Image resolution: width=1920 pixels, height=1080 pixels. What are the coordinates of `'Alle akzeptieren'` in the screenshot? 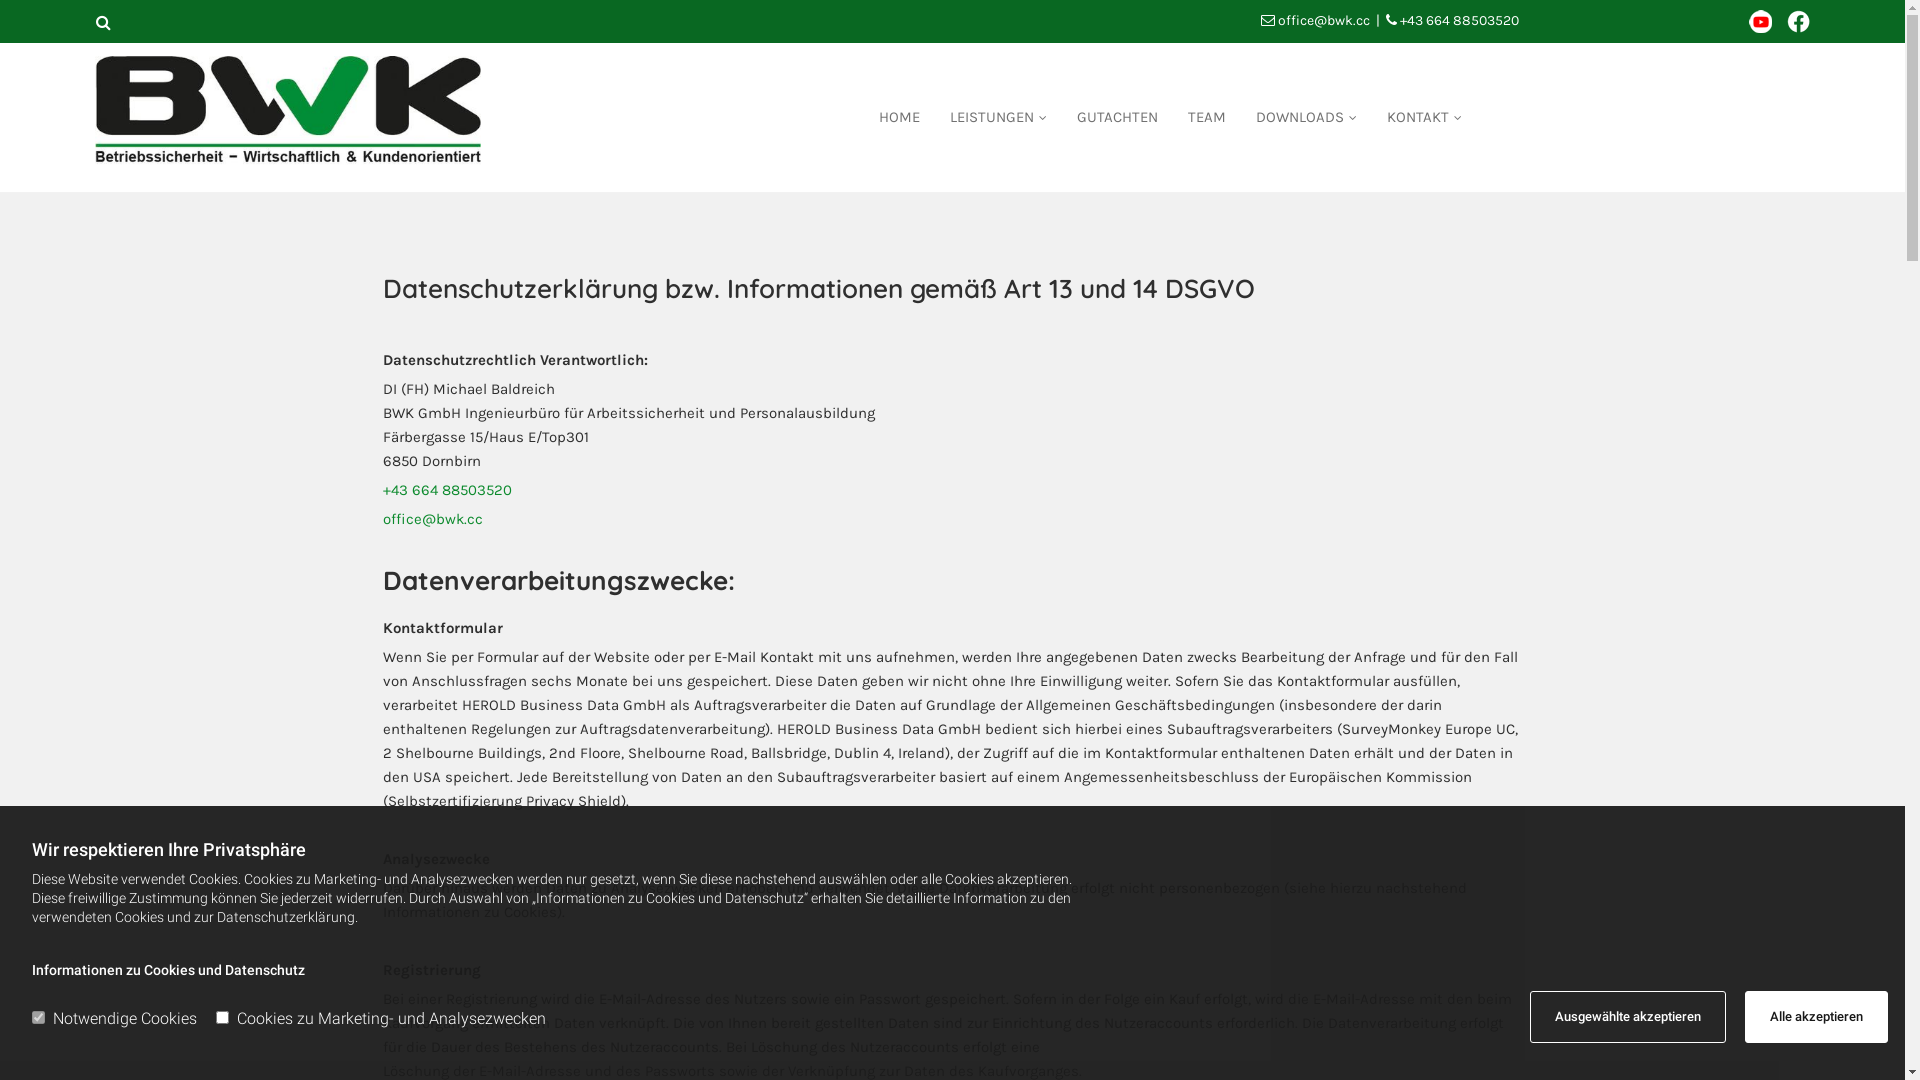 It's located at (1816, 1017).